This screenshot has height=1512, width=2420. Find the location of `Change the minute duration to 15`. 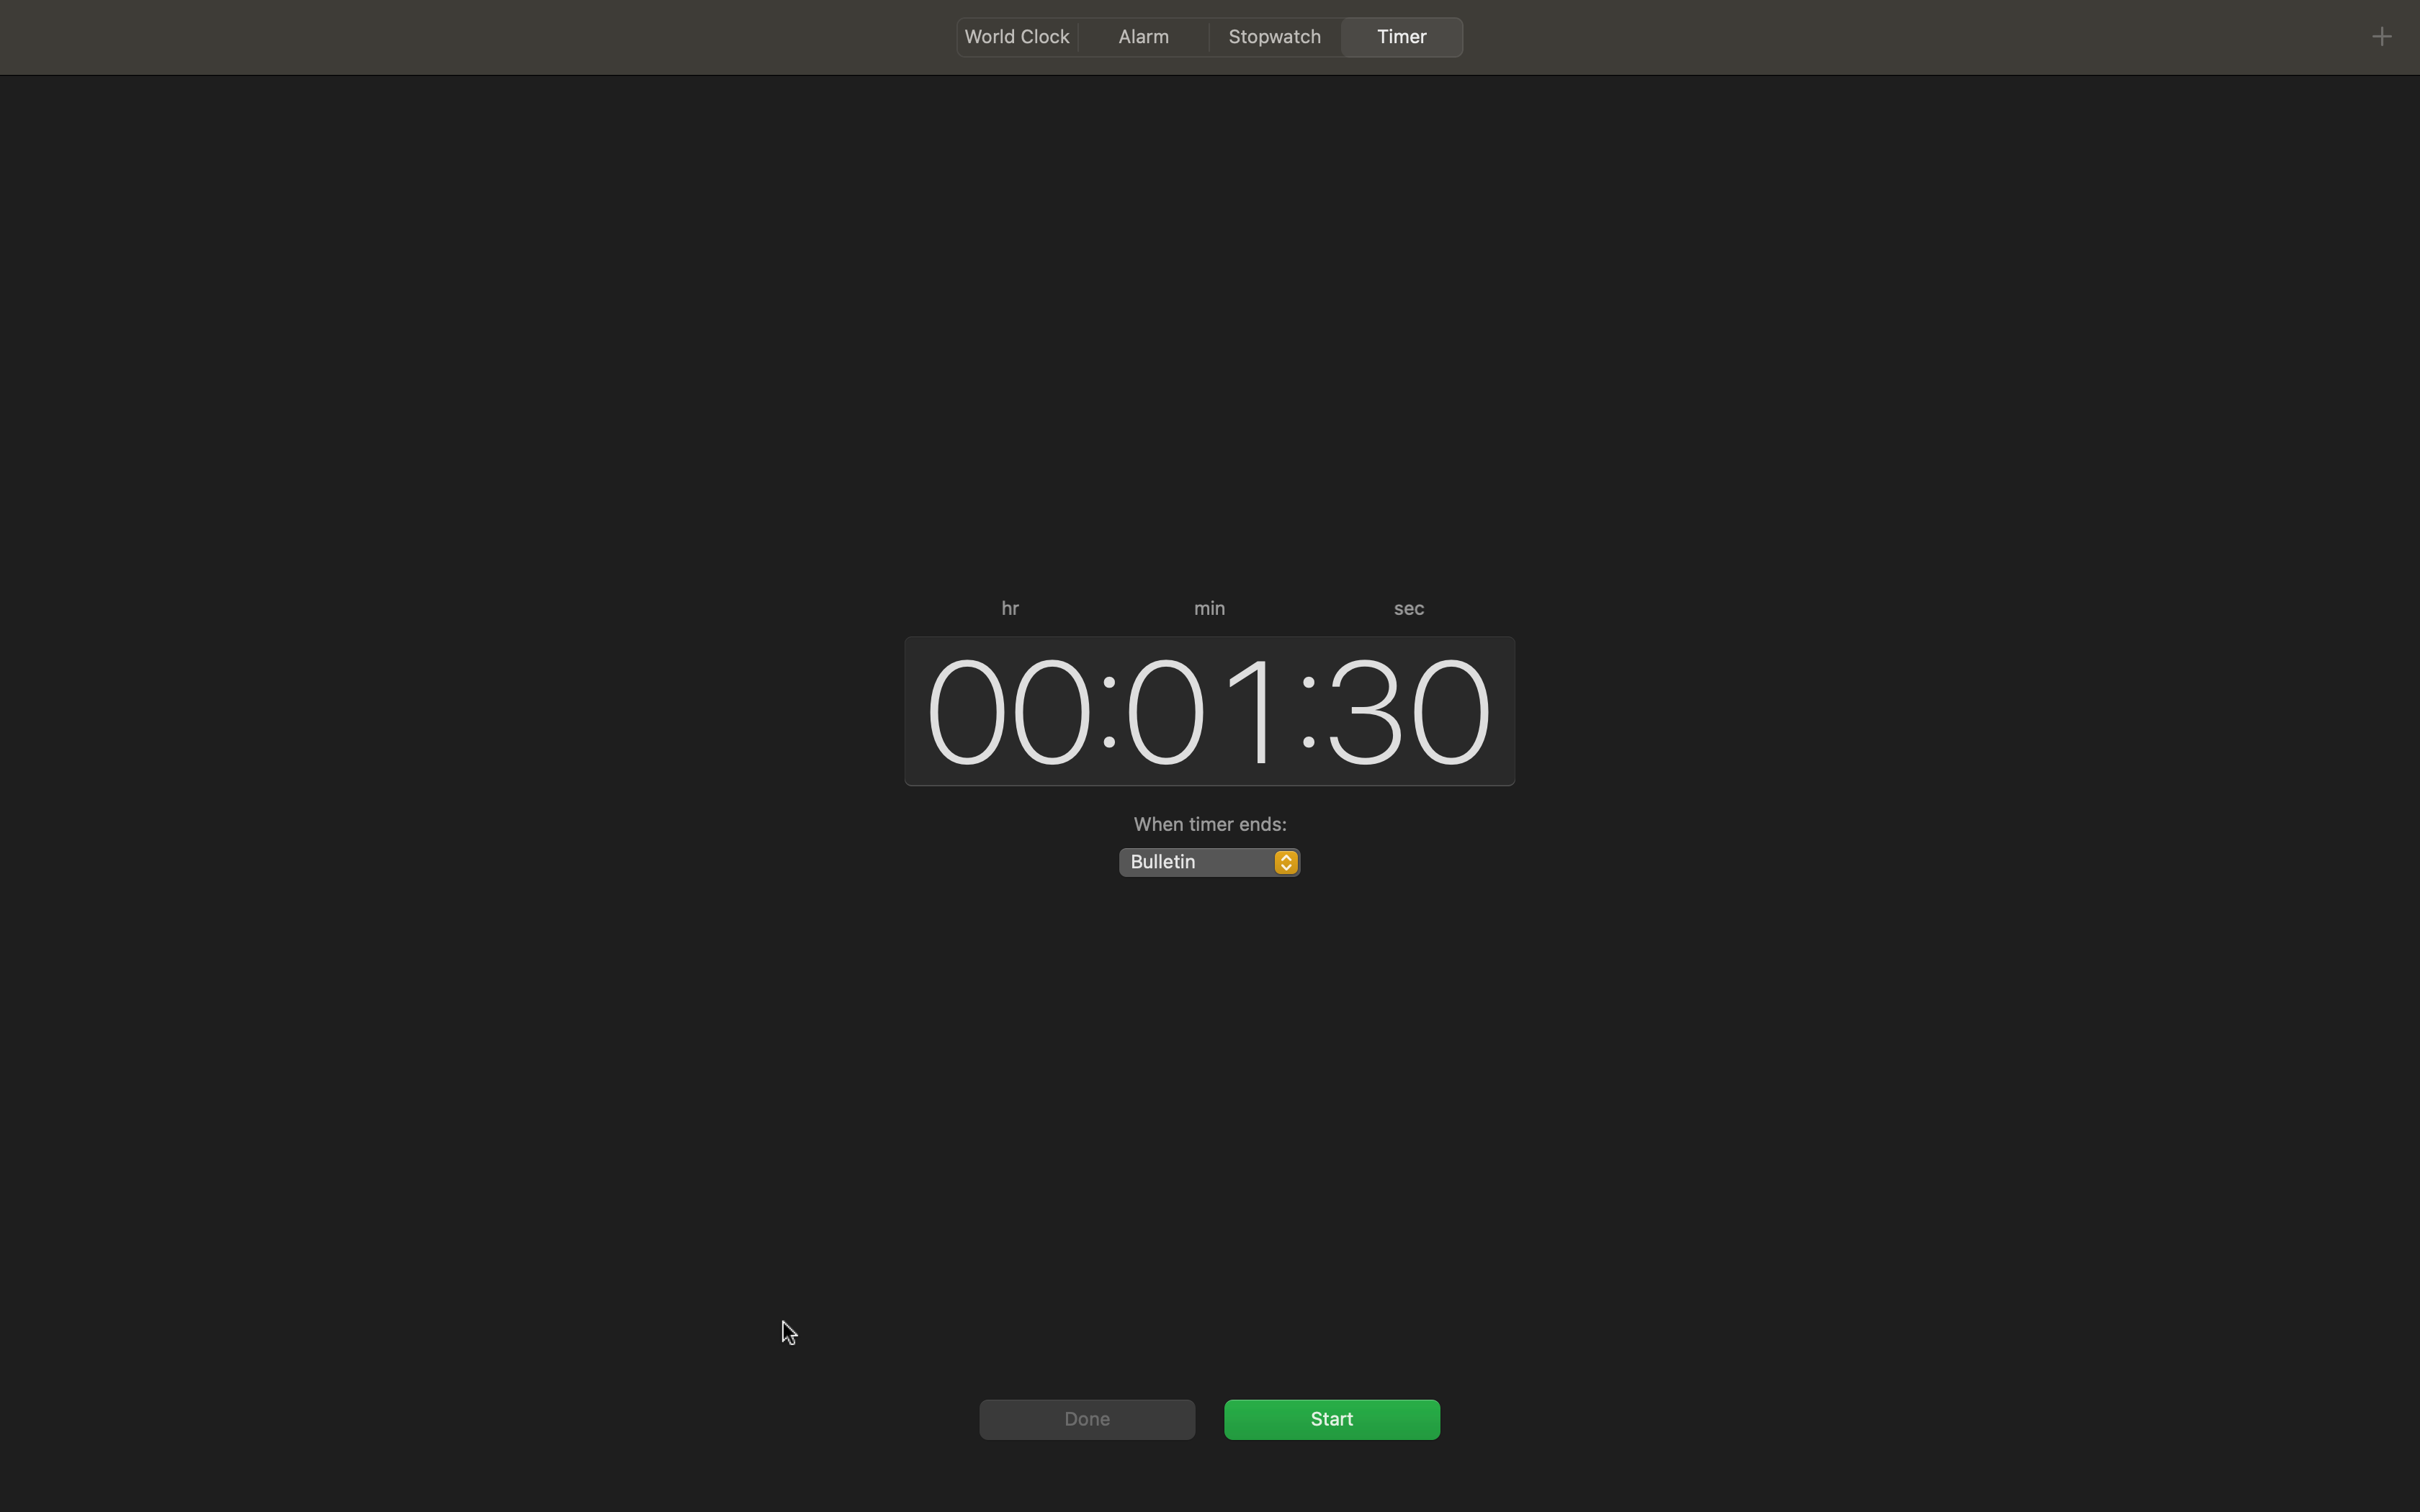

Change the minute duration to 15 is located at coordinates (1201, 708).